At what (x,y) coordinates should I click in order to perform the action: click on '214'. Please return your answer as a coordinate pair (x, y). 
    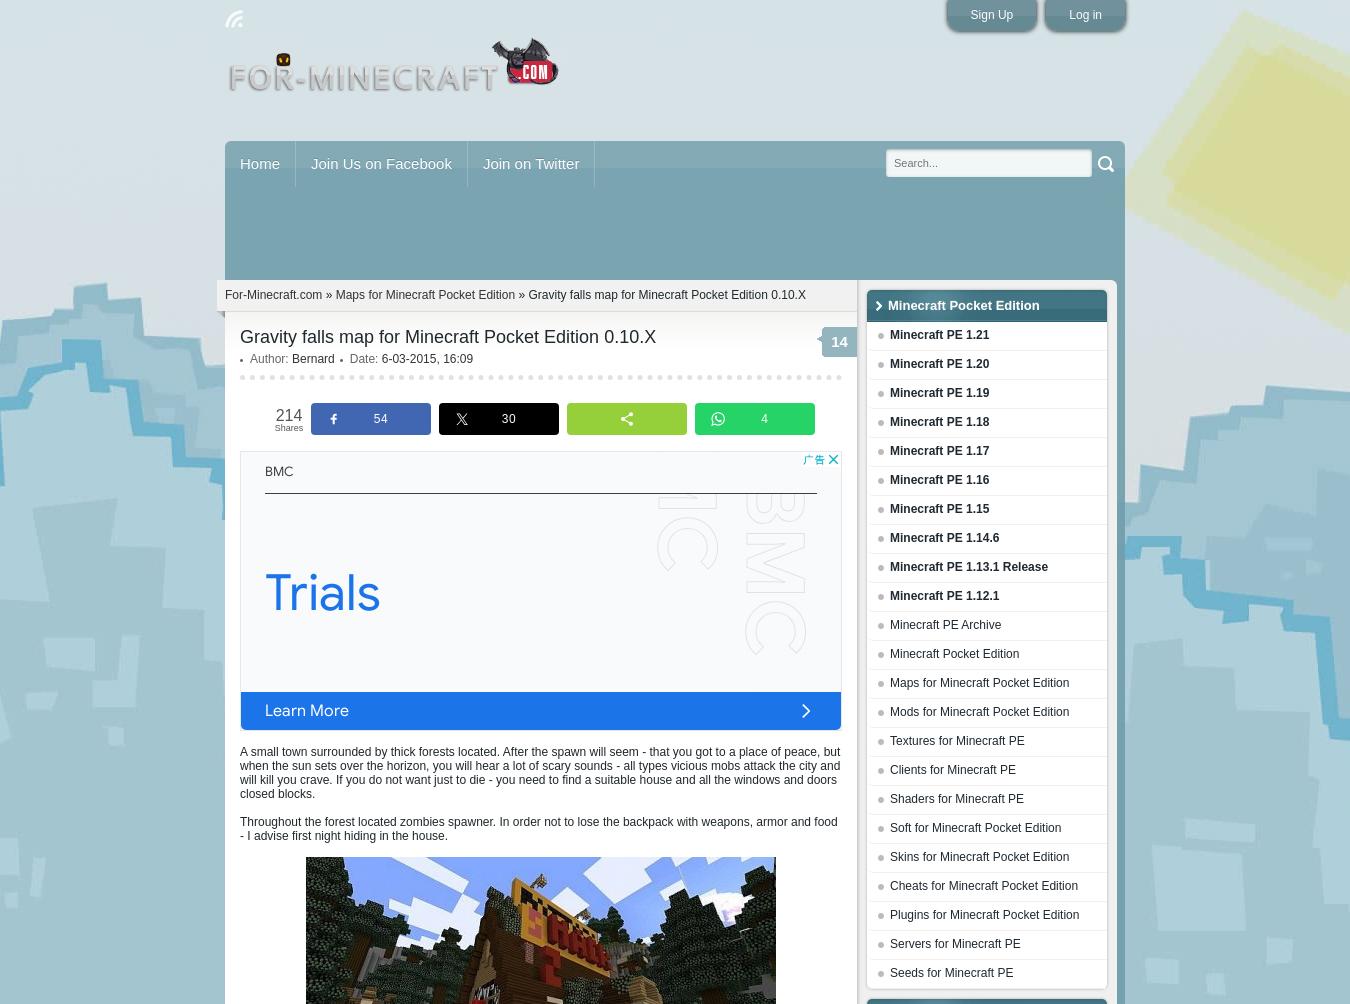
    Looking at the image, I should click on (287, 414).